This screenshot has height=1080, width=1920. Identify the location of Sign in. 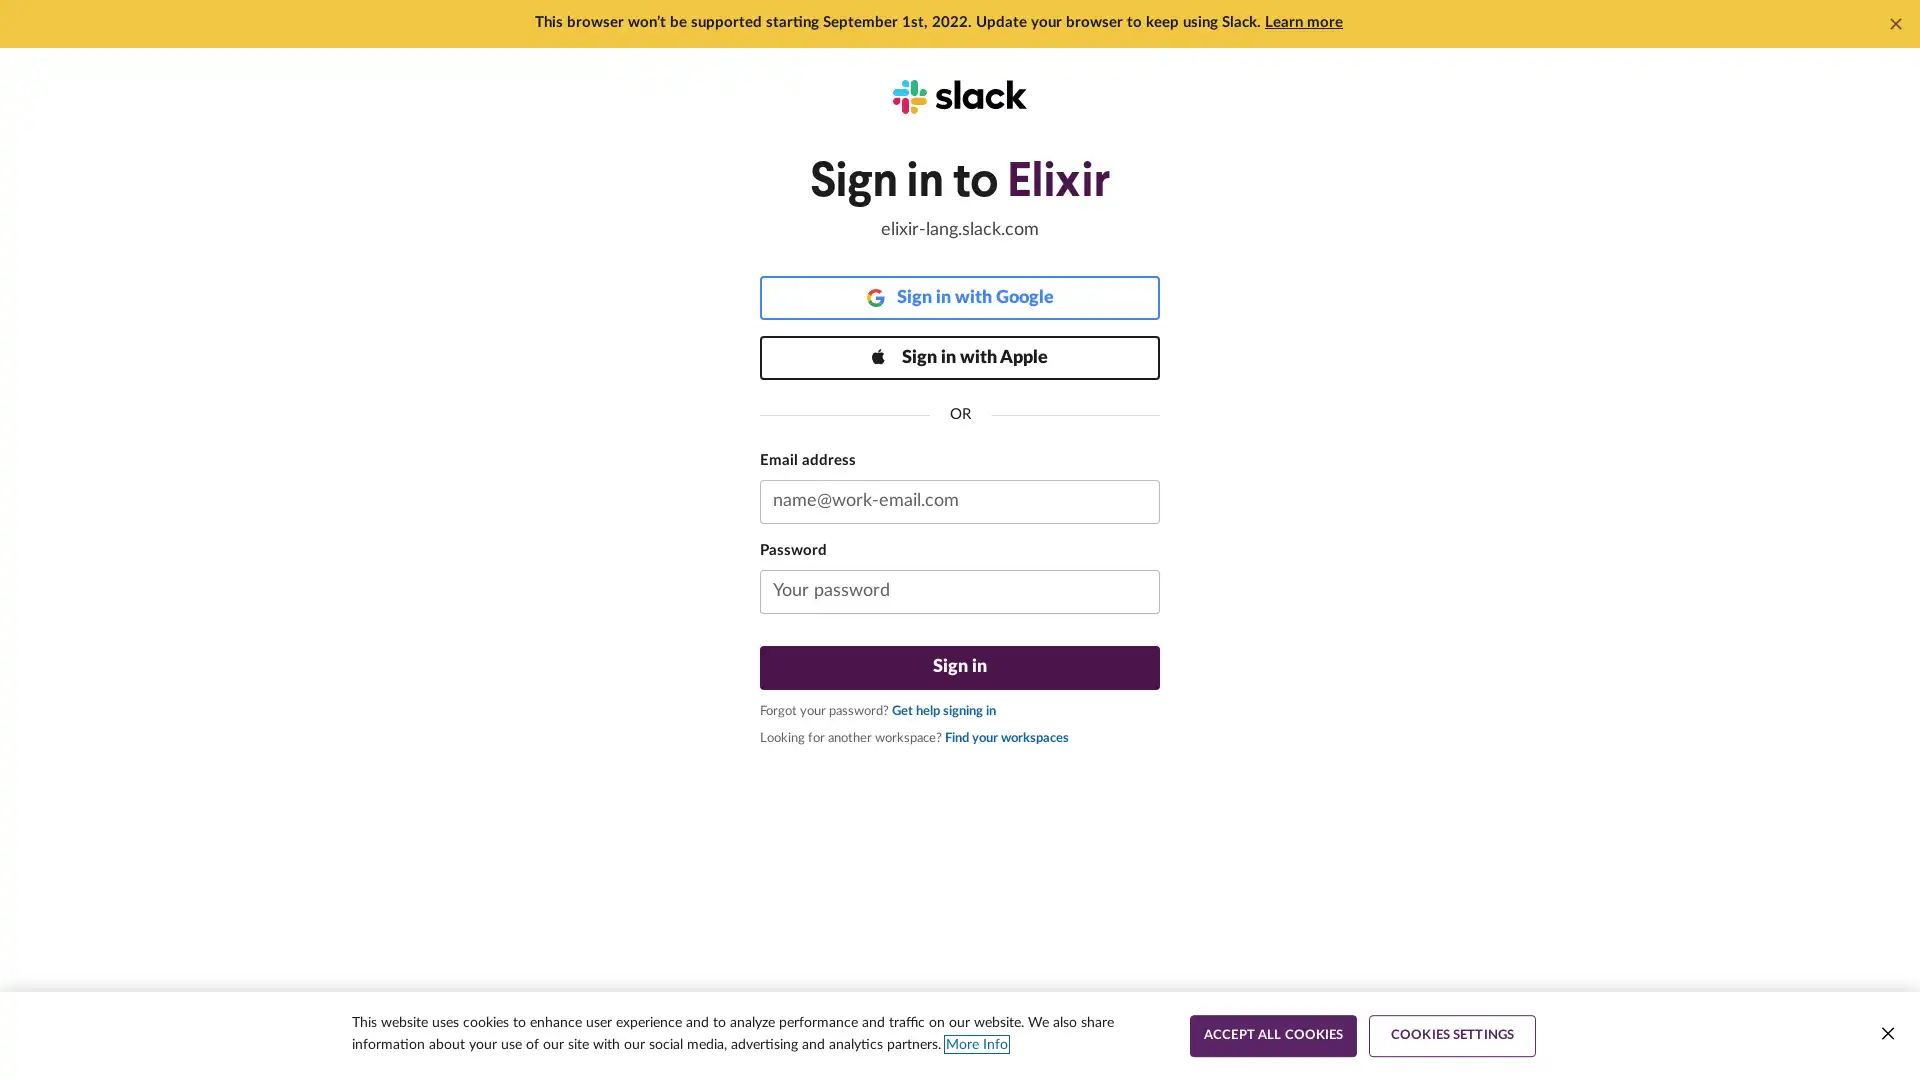
(960, 667).